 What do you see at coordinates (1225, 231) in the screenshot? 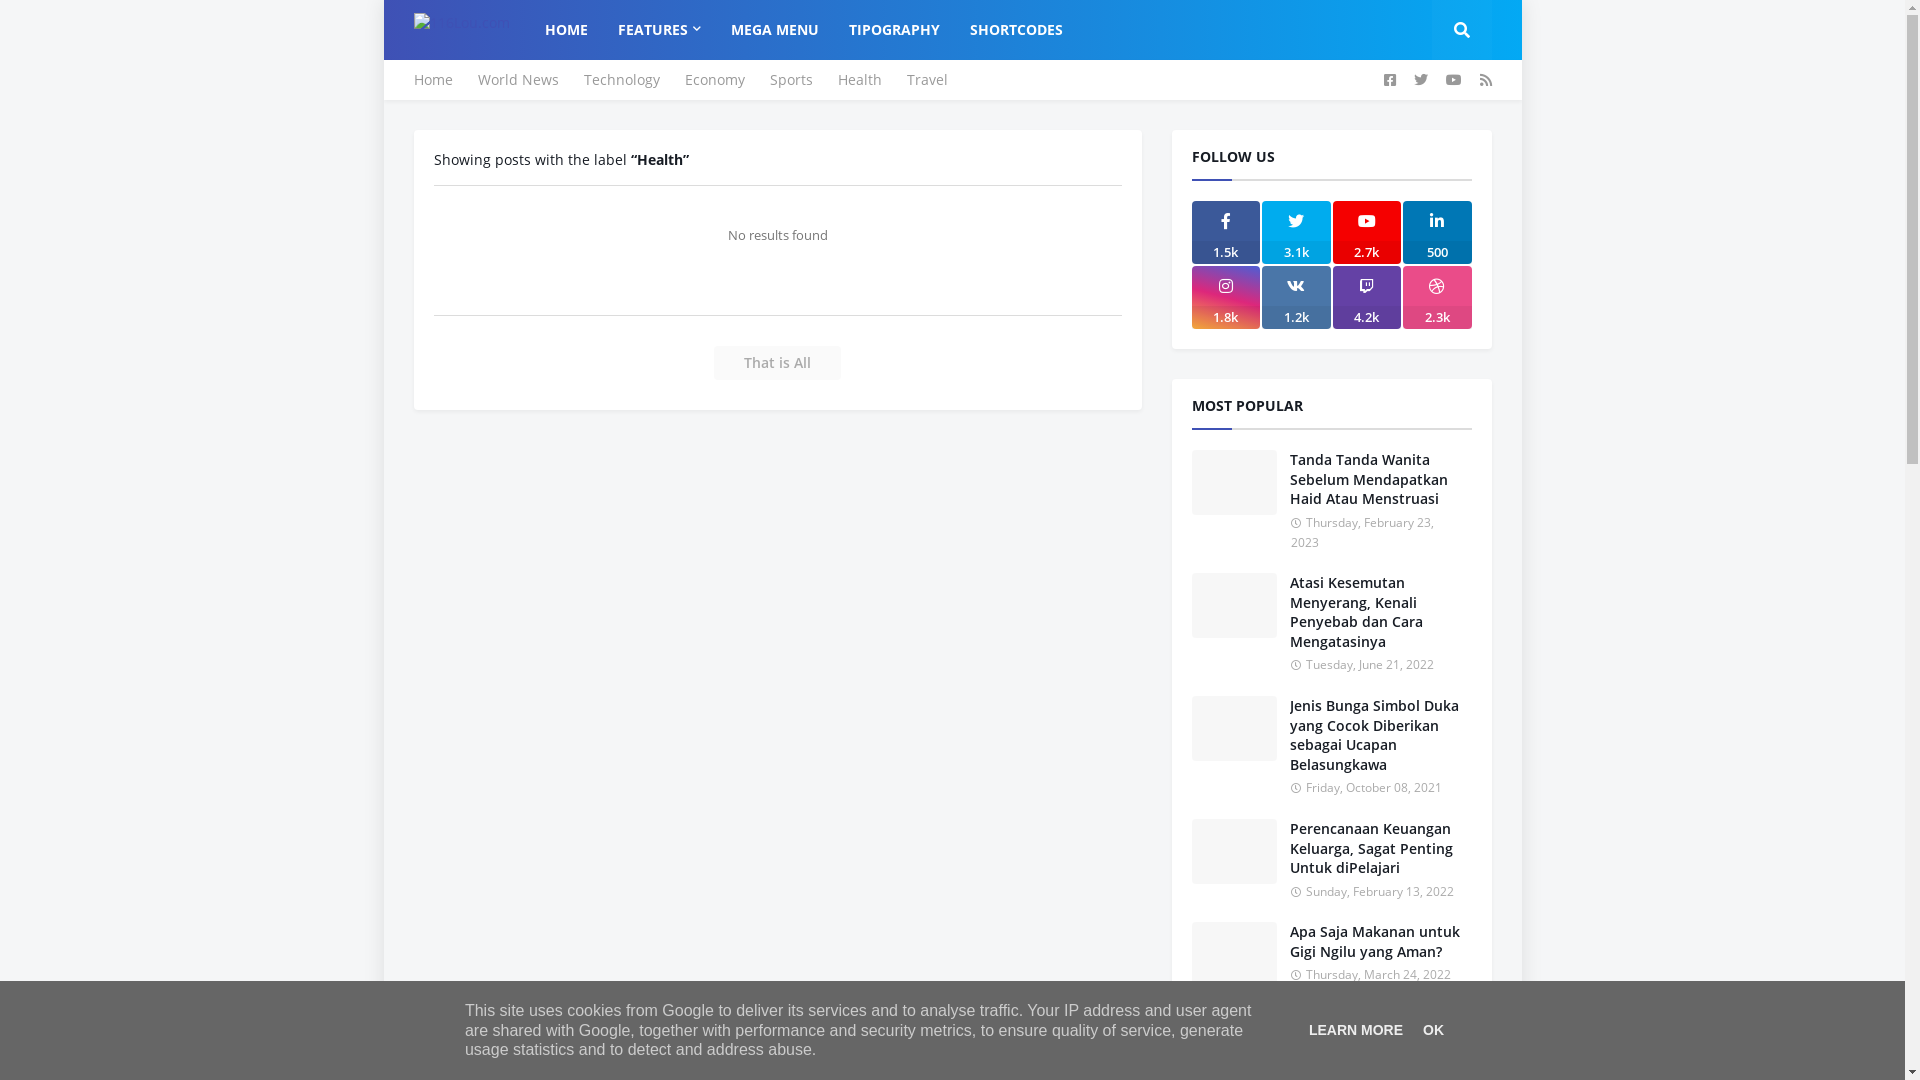
I see `'1.5k'` at bounding box center [1225, 231].